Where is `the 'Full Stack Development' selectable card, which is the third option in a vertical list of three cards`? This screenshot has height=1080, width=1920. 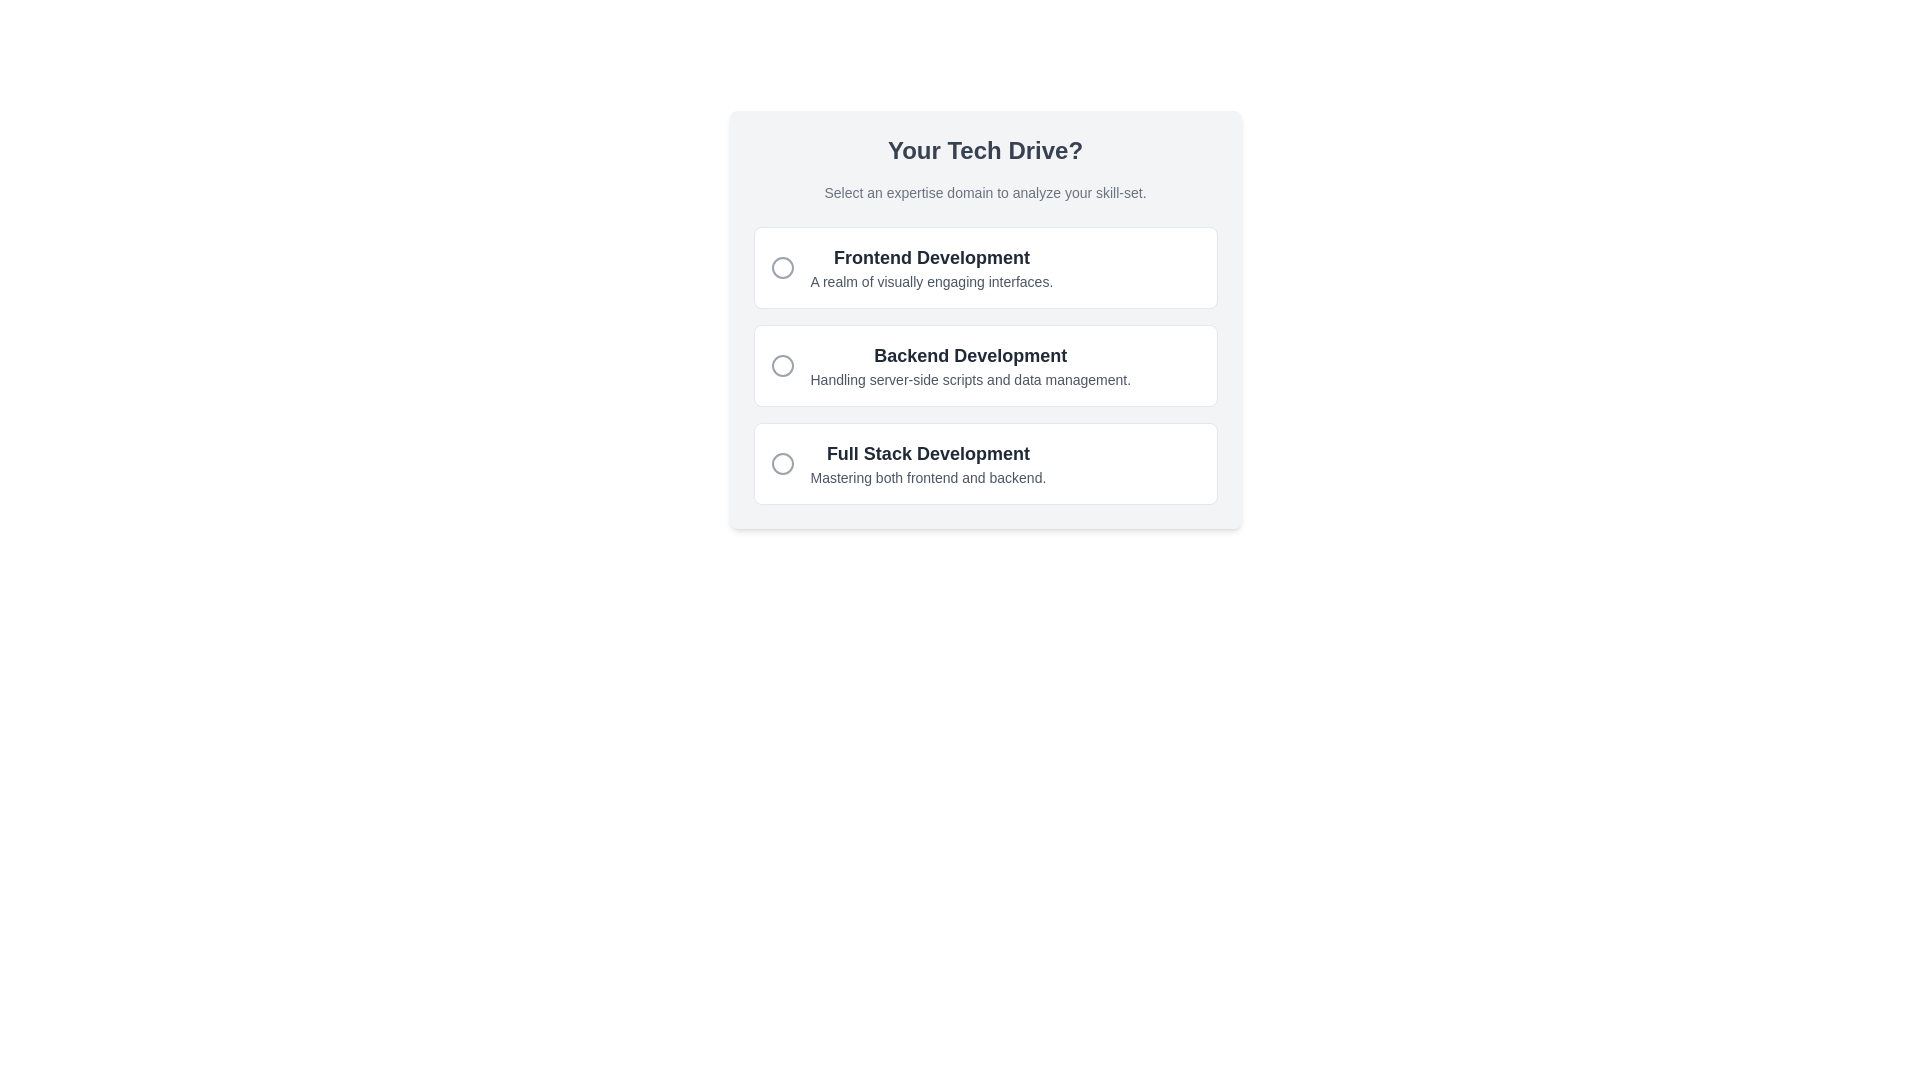 the 'Full Stack Development' selectable card, which is the third option in a vertical list of three cards is located at coordinates (985, 463).